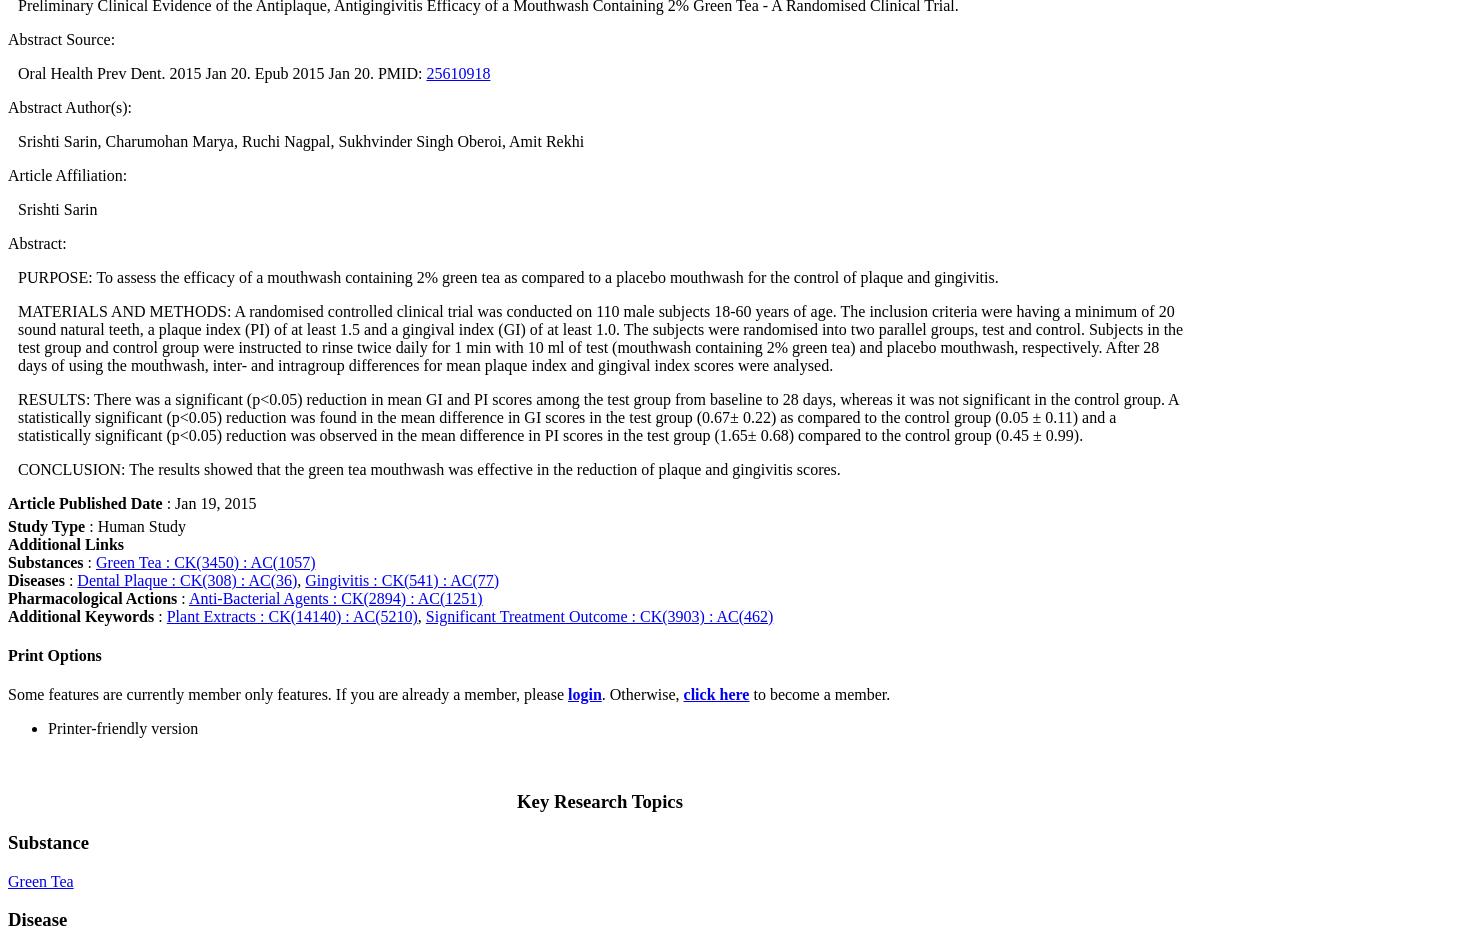 The height and width of the screenshot is (952, 1482). Describe the element at coordinates (8, 919) in the screenshot. I see `'Disease'` at that location.